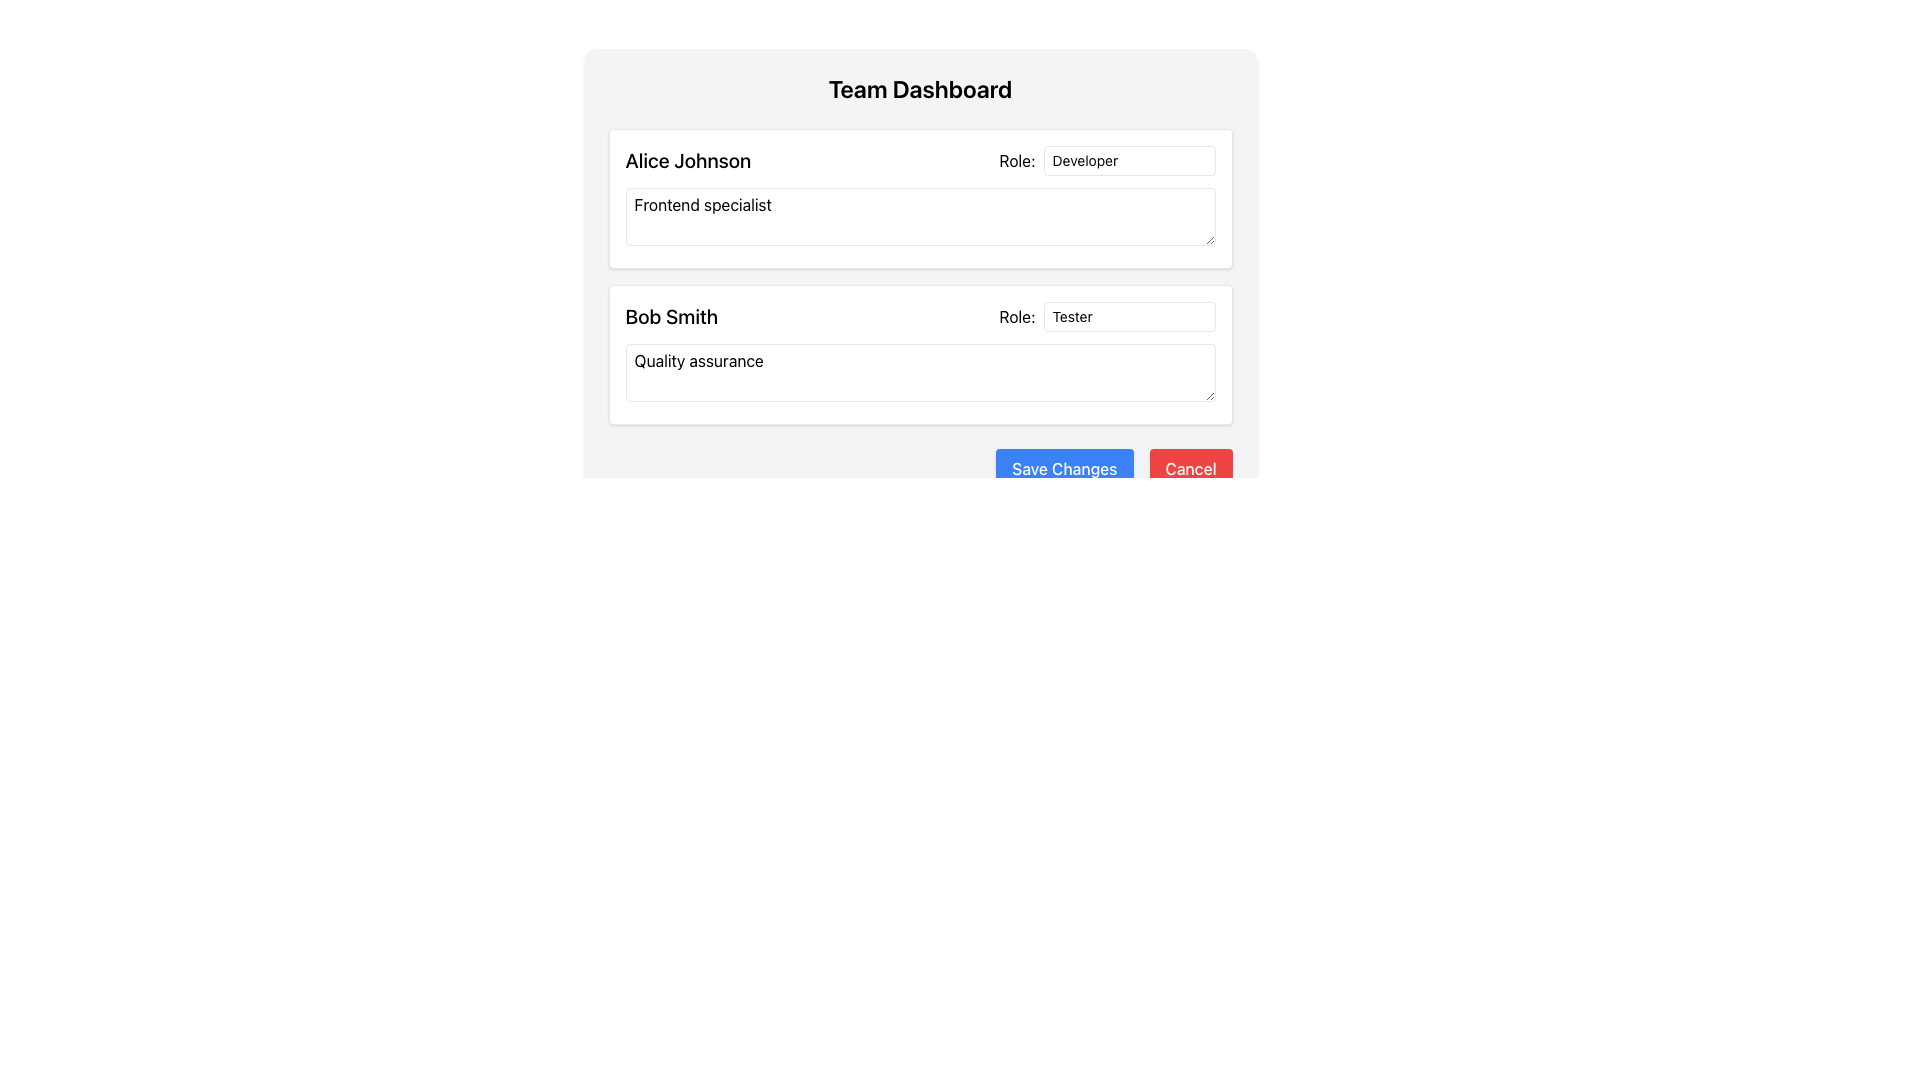  I want to click on the 'Save Changes' button with a blue background and white text, so click(1063, 469).